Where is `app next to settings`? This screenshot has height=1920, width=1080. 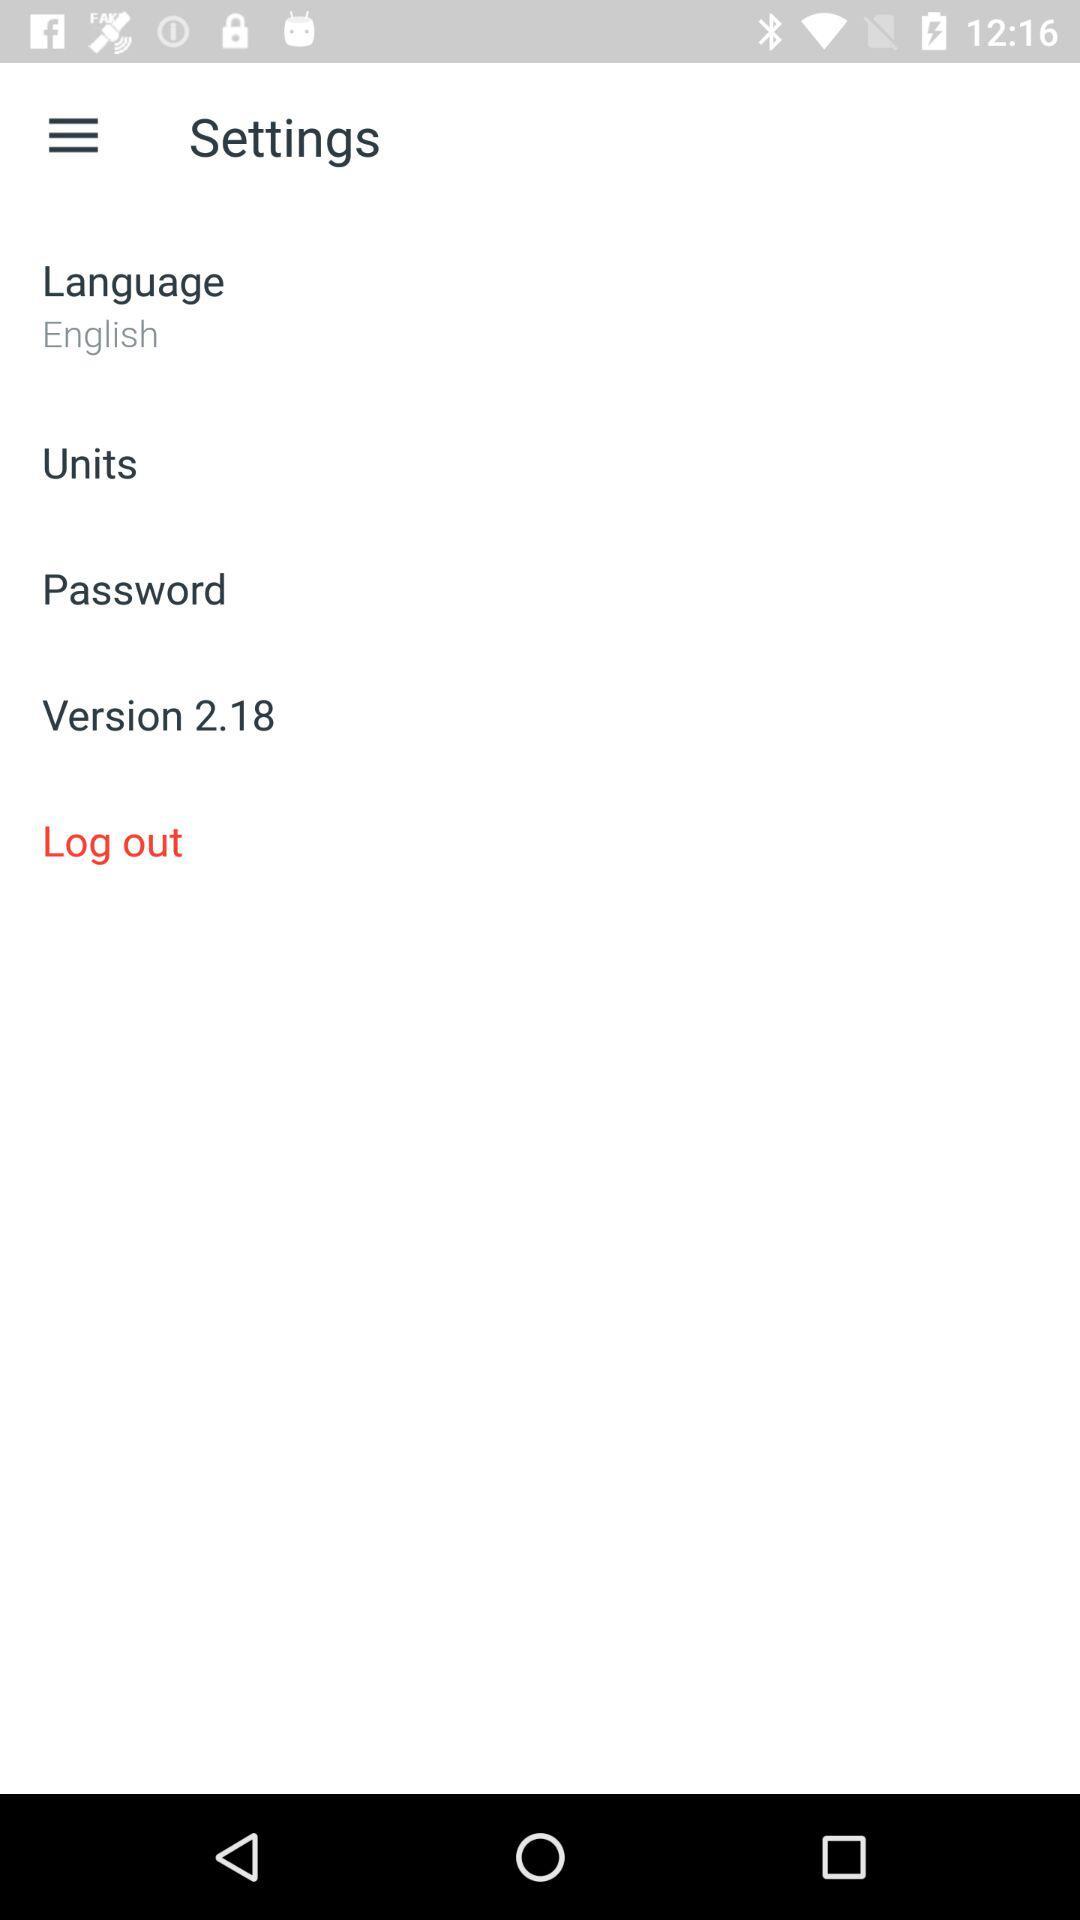
app next to settings is located at coordinates (72, 135).